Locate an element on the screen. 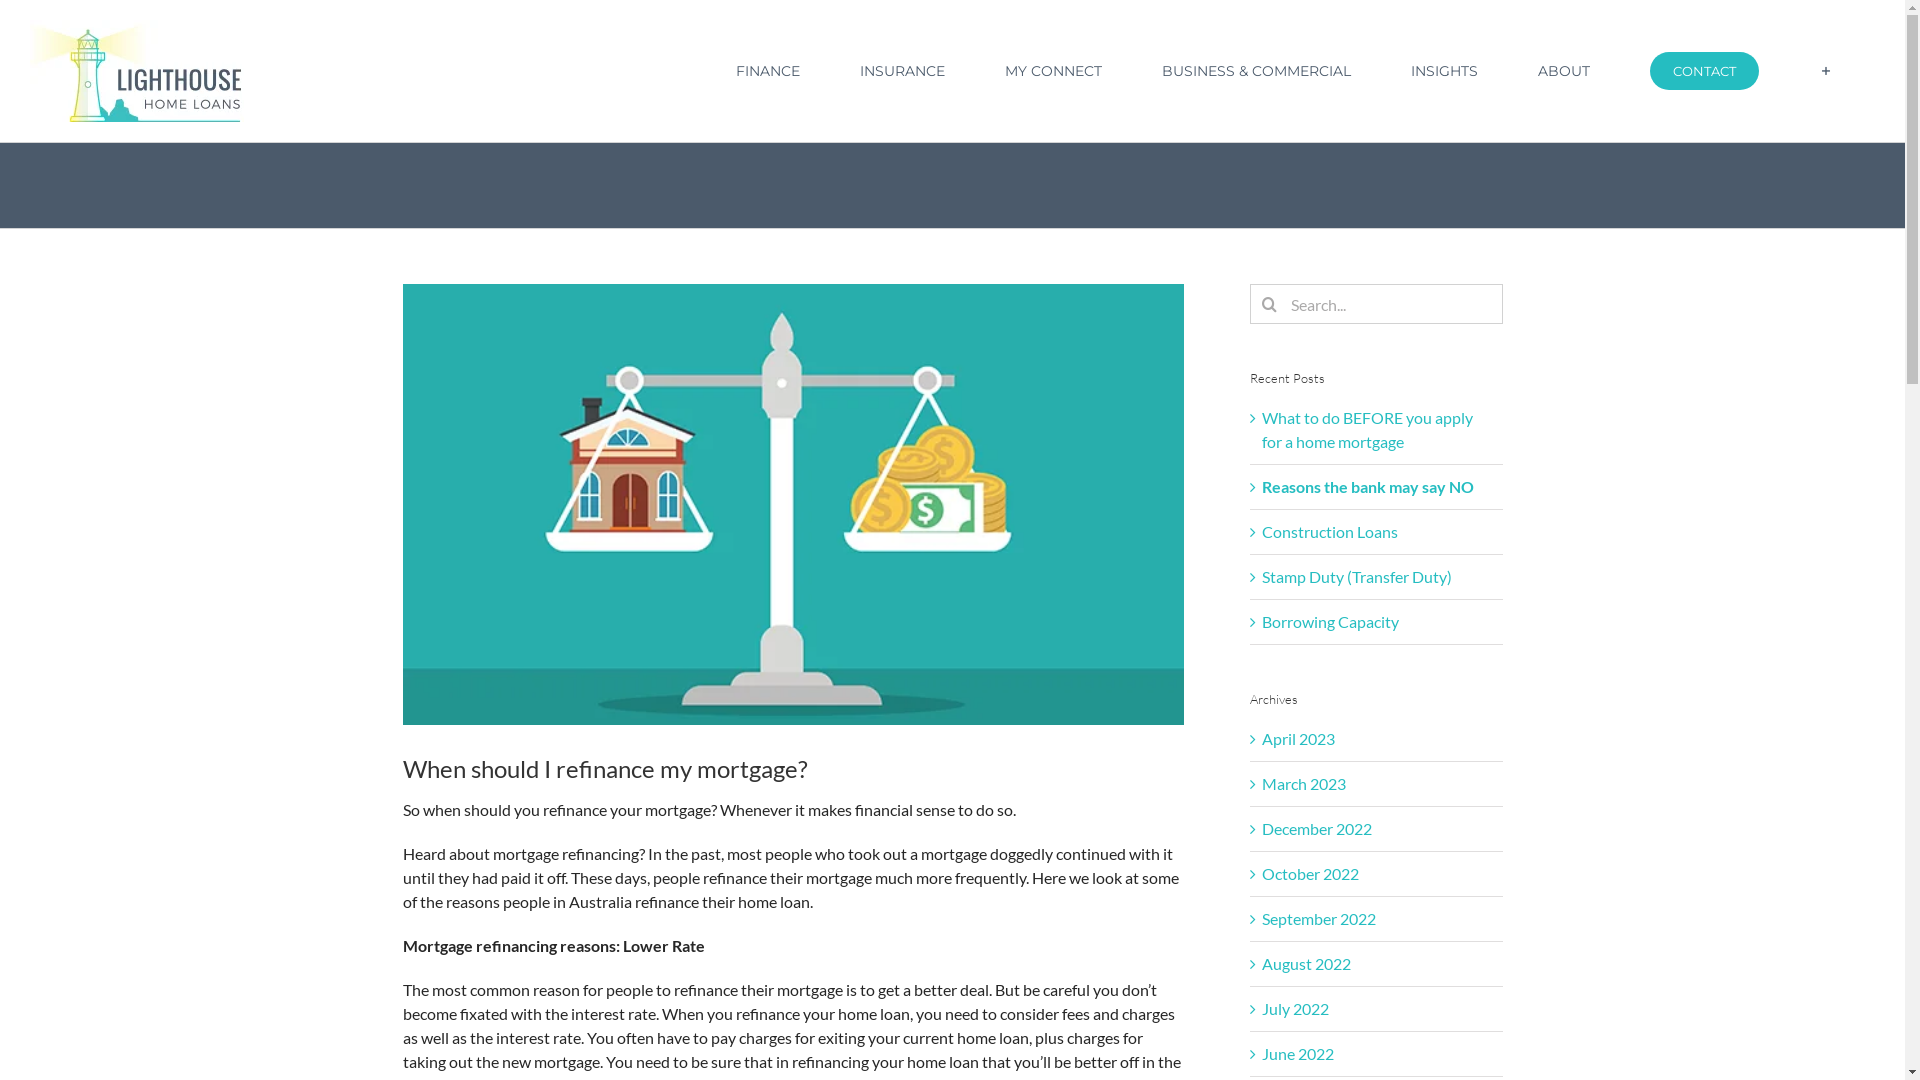 The width and height of the screenshot is (1920, 1080). 'Borrowing Capacity' is located at coordinates (1330, 620).